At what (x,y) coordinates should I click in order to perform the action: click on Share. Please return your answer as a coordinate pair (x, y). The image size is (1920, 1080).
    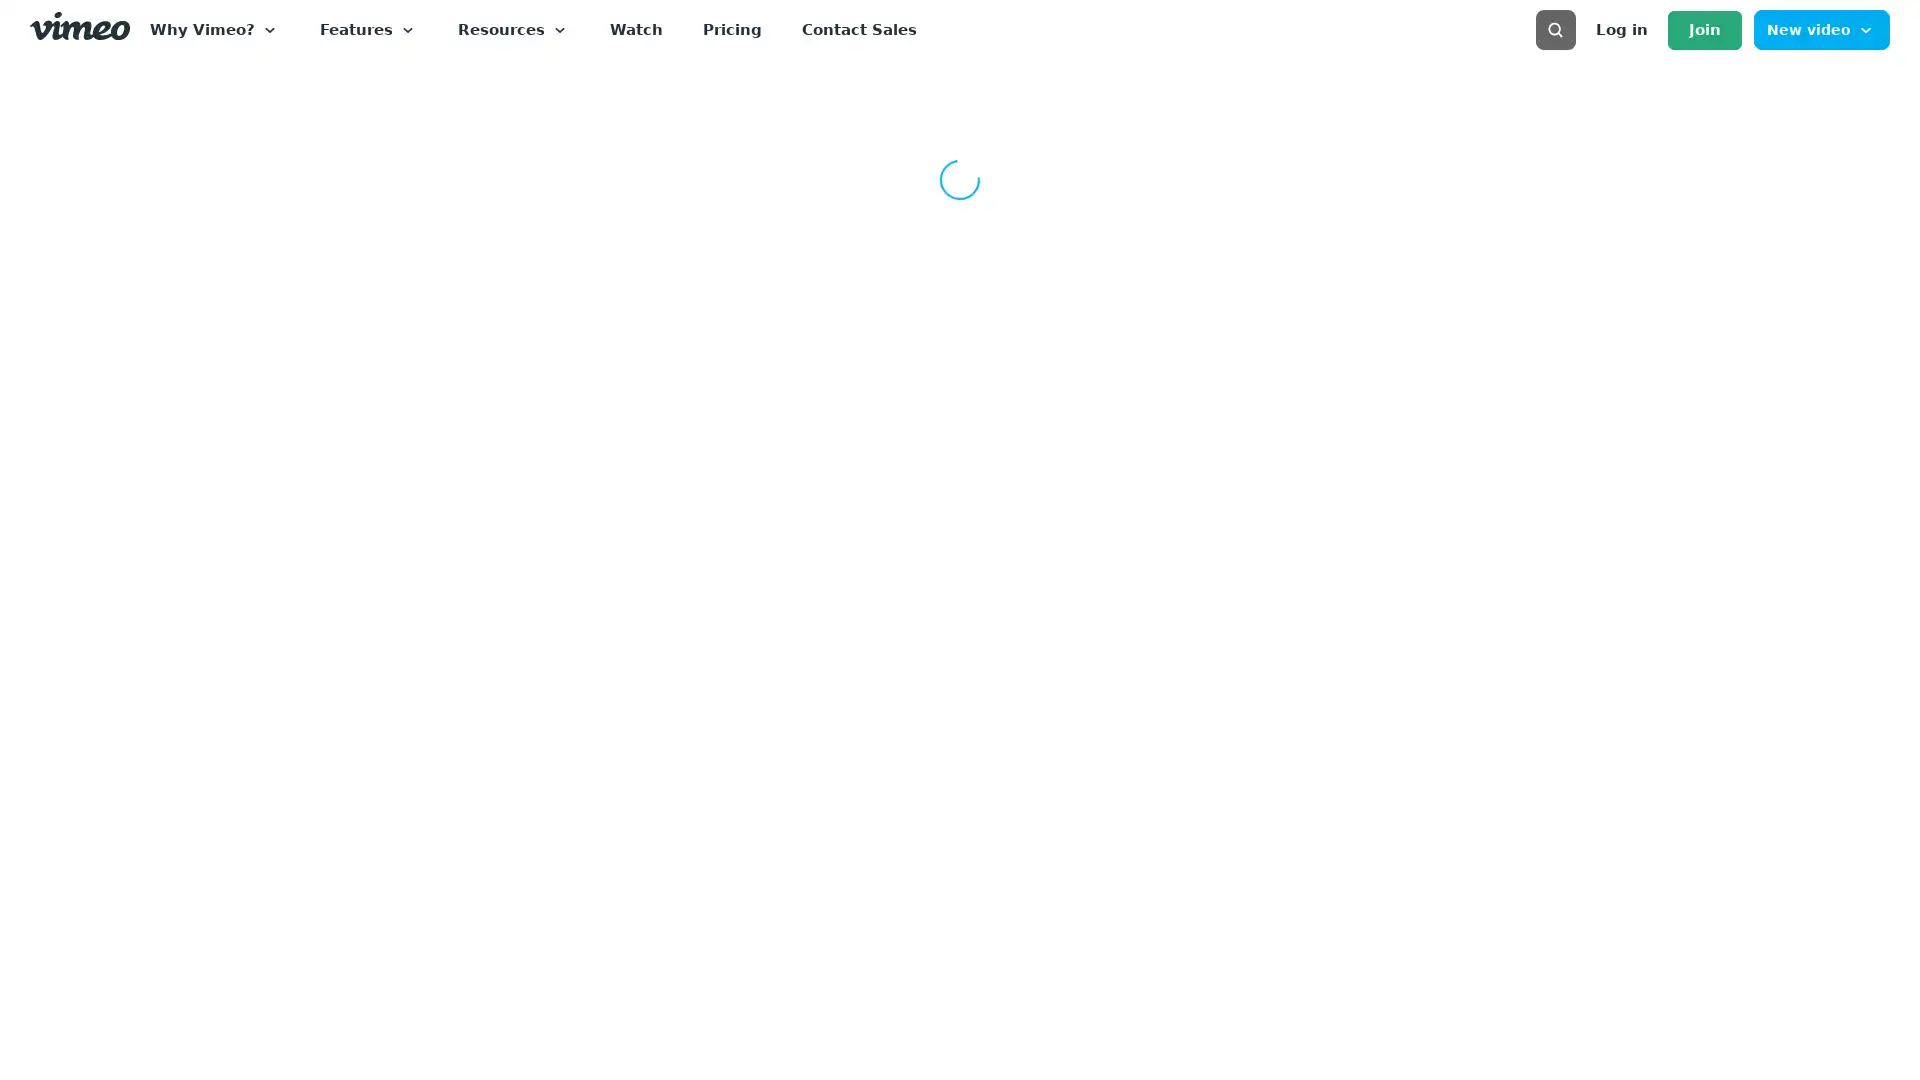
    Looking at the image, I should click on (1814, 401).